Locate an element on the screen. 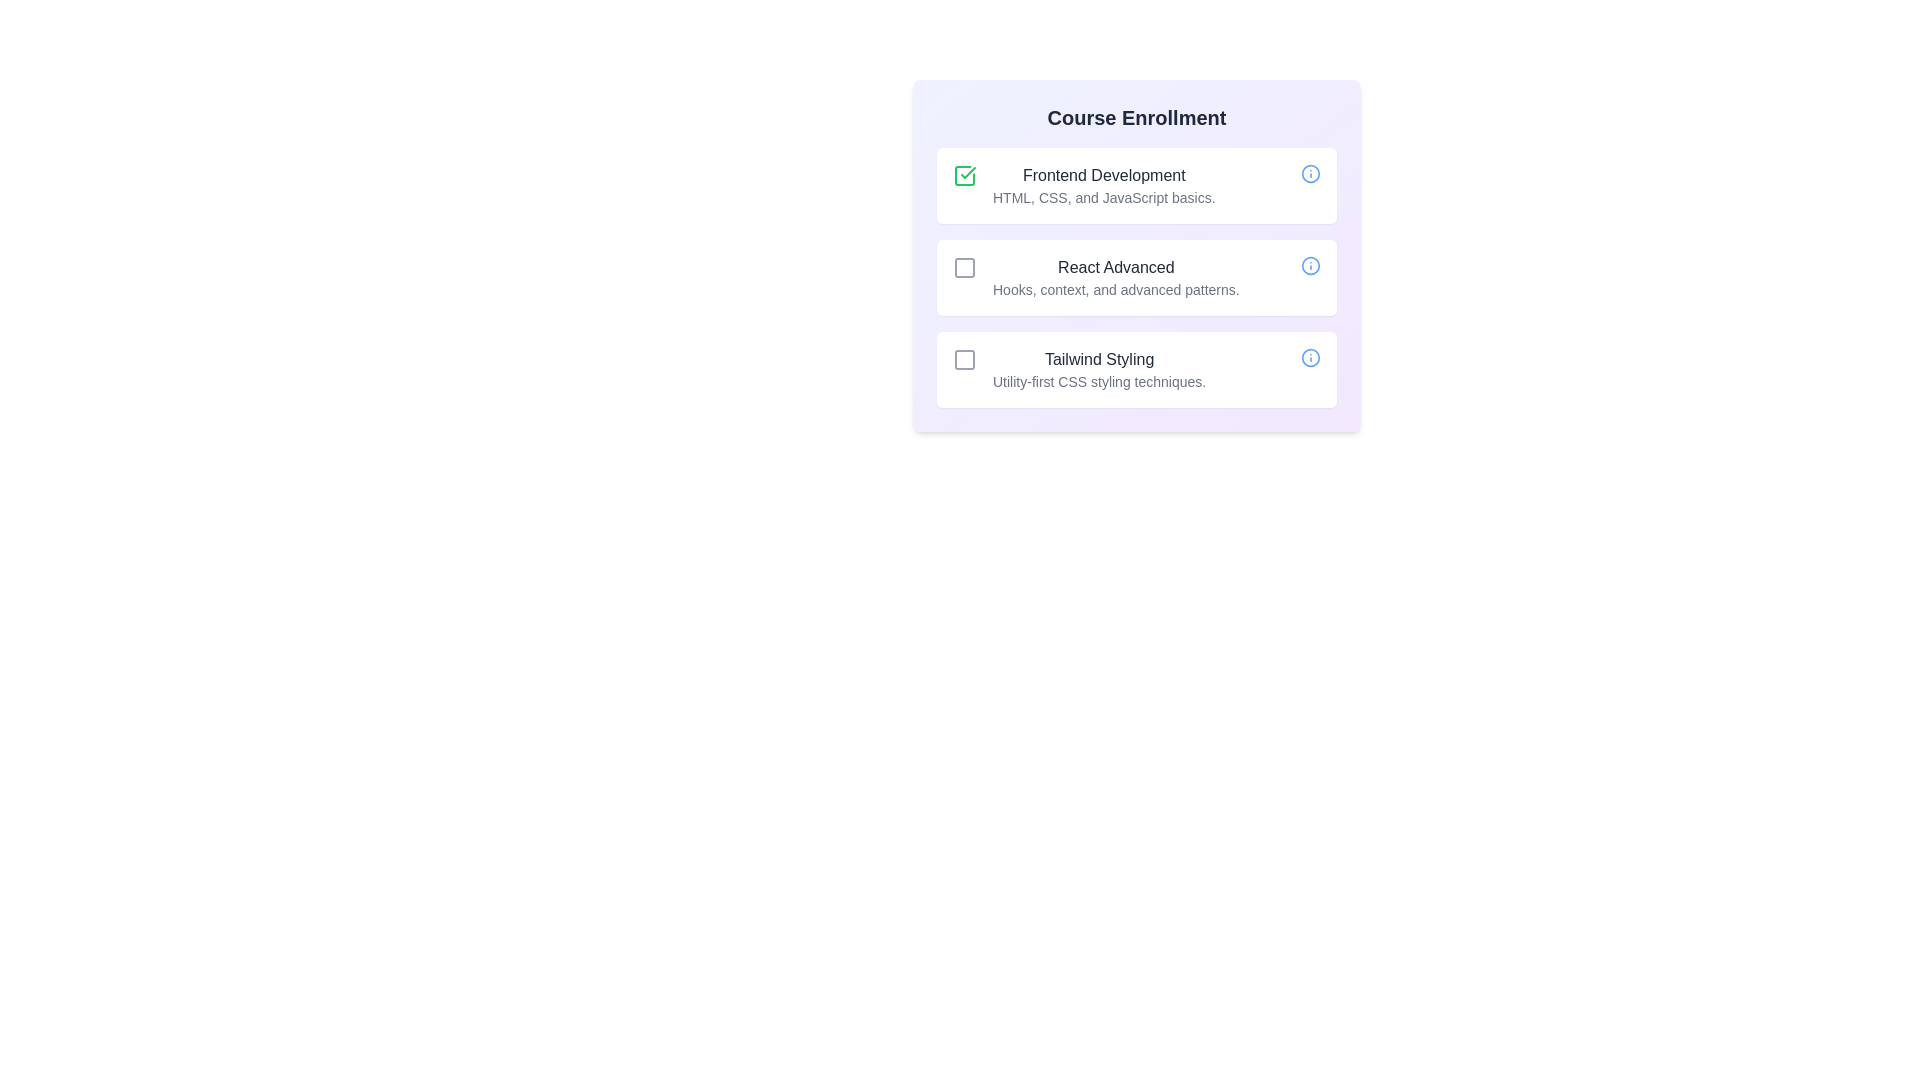 Image resolution: width=1920 pixels, height=1080 pixels. the text block displaying course information titled 'Frontend Development', which is the top item under 'Course Enrollment' is located at coordinates (1103, 185).